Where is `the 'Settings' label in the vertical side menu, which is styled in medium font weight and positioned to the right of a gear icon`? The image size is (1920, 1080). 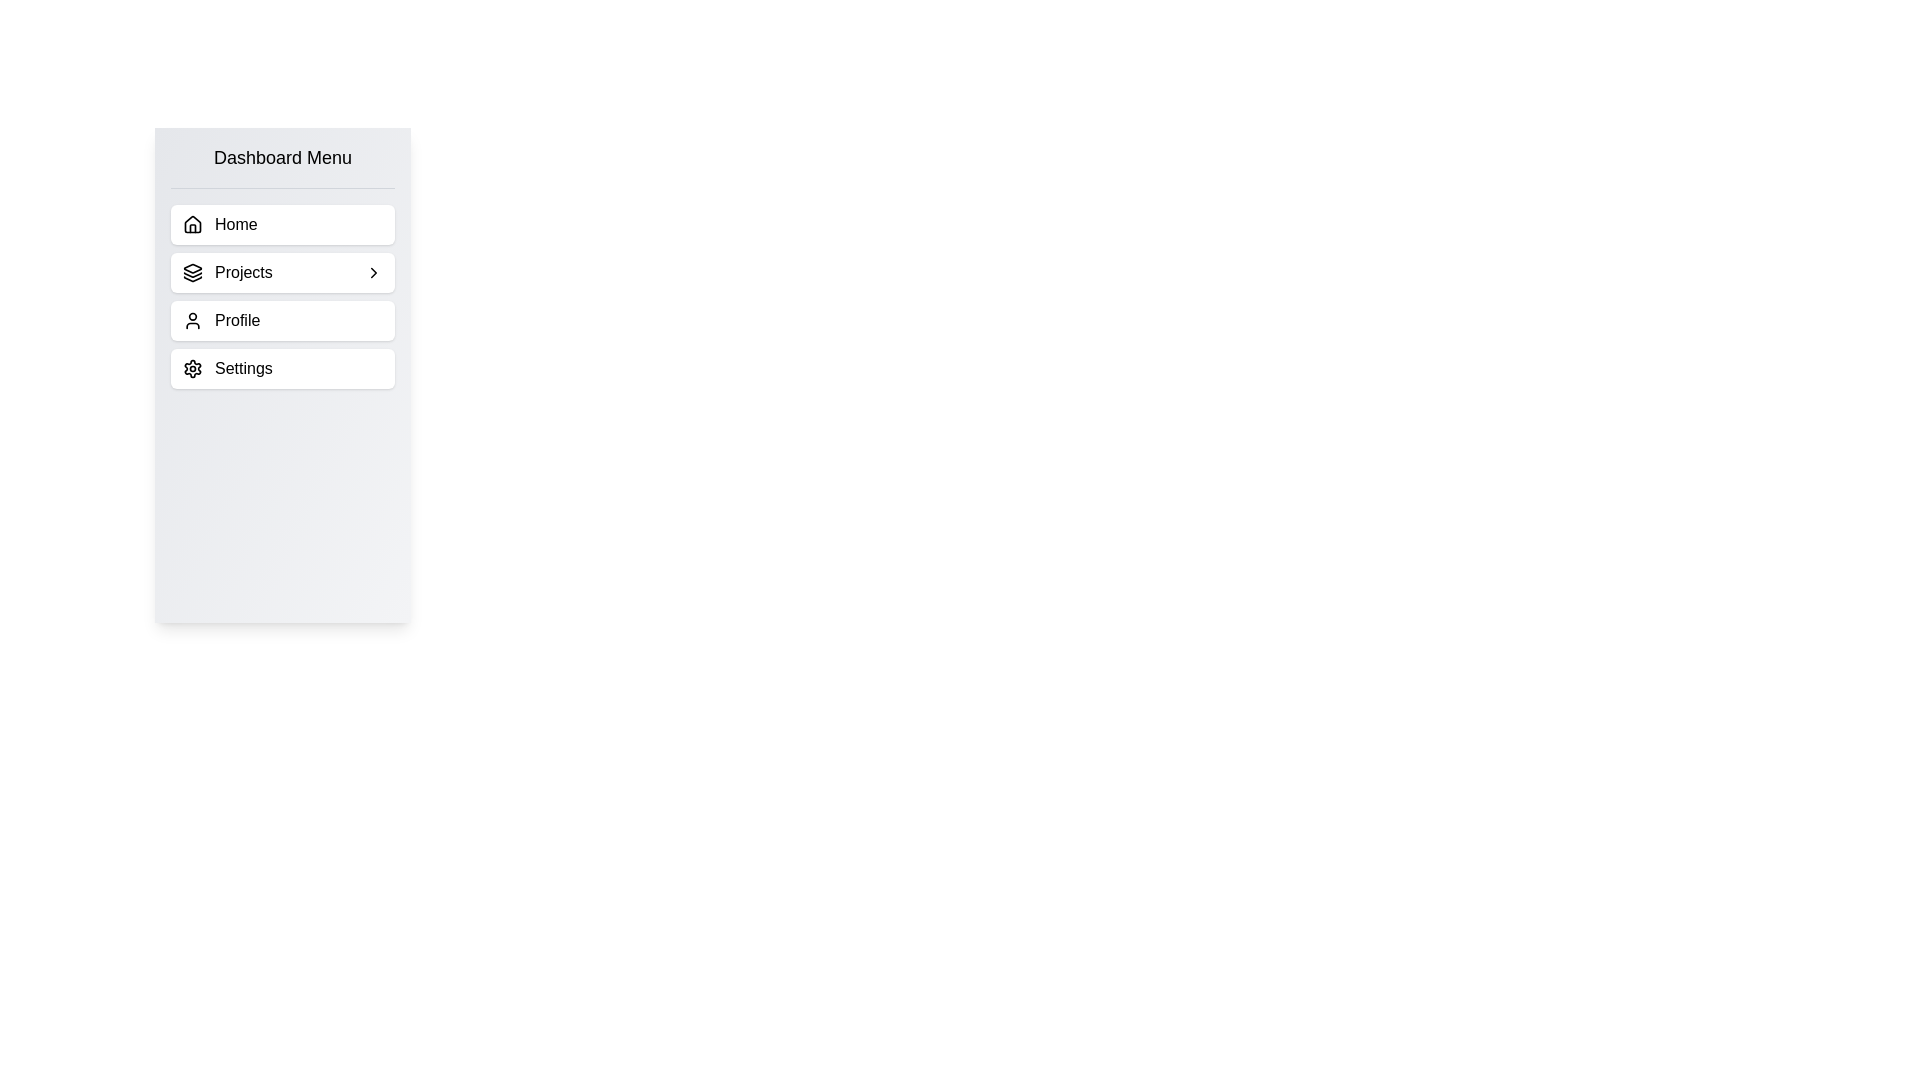
the 'Settings' label in the vertical side menu, which is styled in medium font weight and positioned to the right of a gear icon is located at coordinates (242, 369).